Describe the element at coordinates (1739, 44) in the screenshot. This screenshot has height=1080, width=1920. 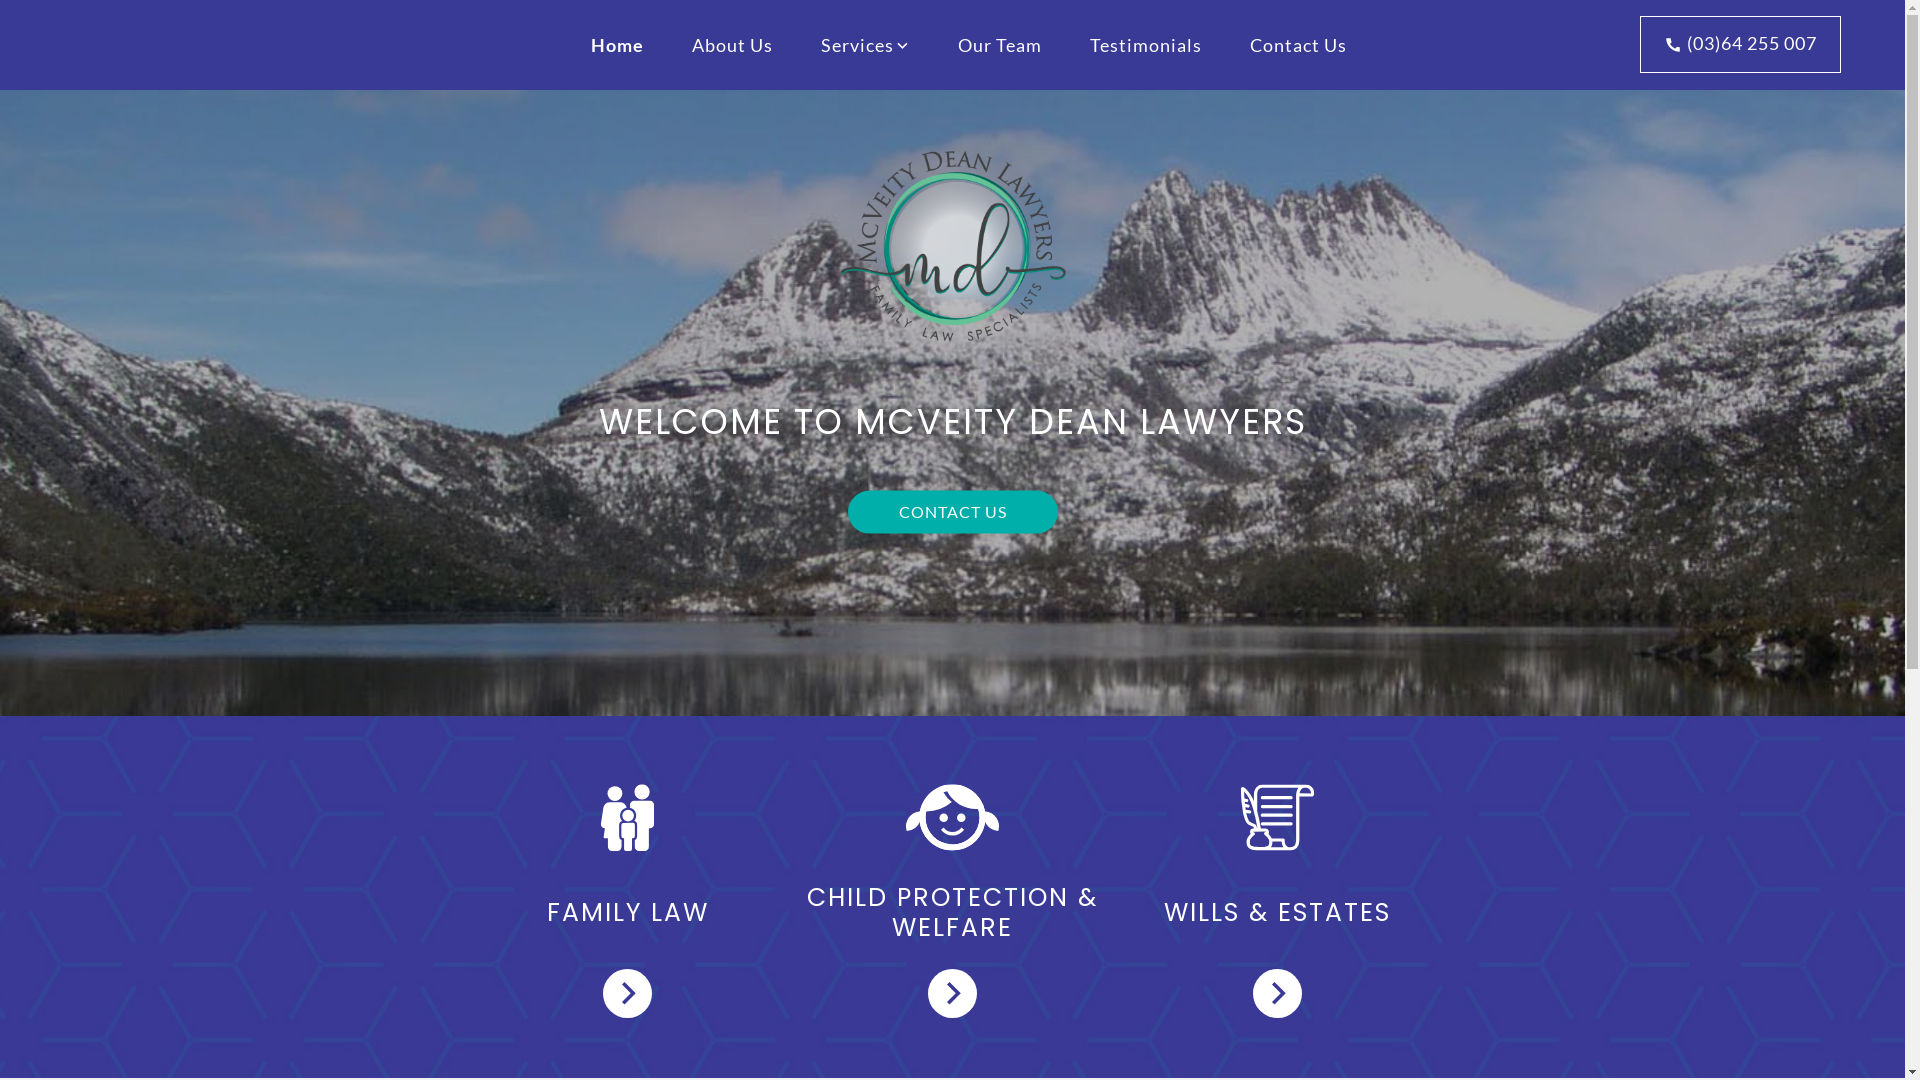
I see `'(03)64 255 007'` at that location.